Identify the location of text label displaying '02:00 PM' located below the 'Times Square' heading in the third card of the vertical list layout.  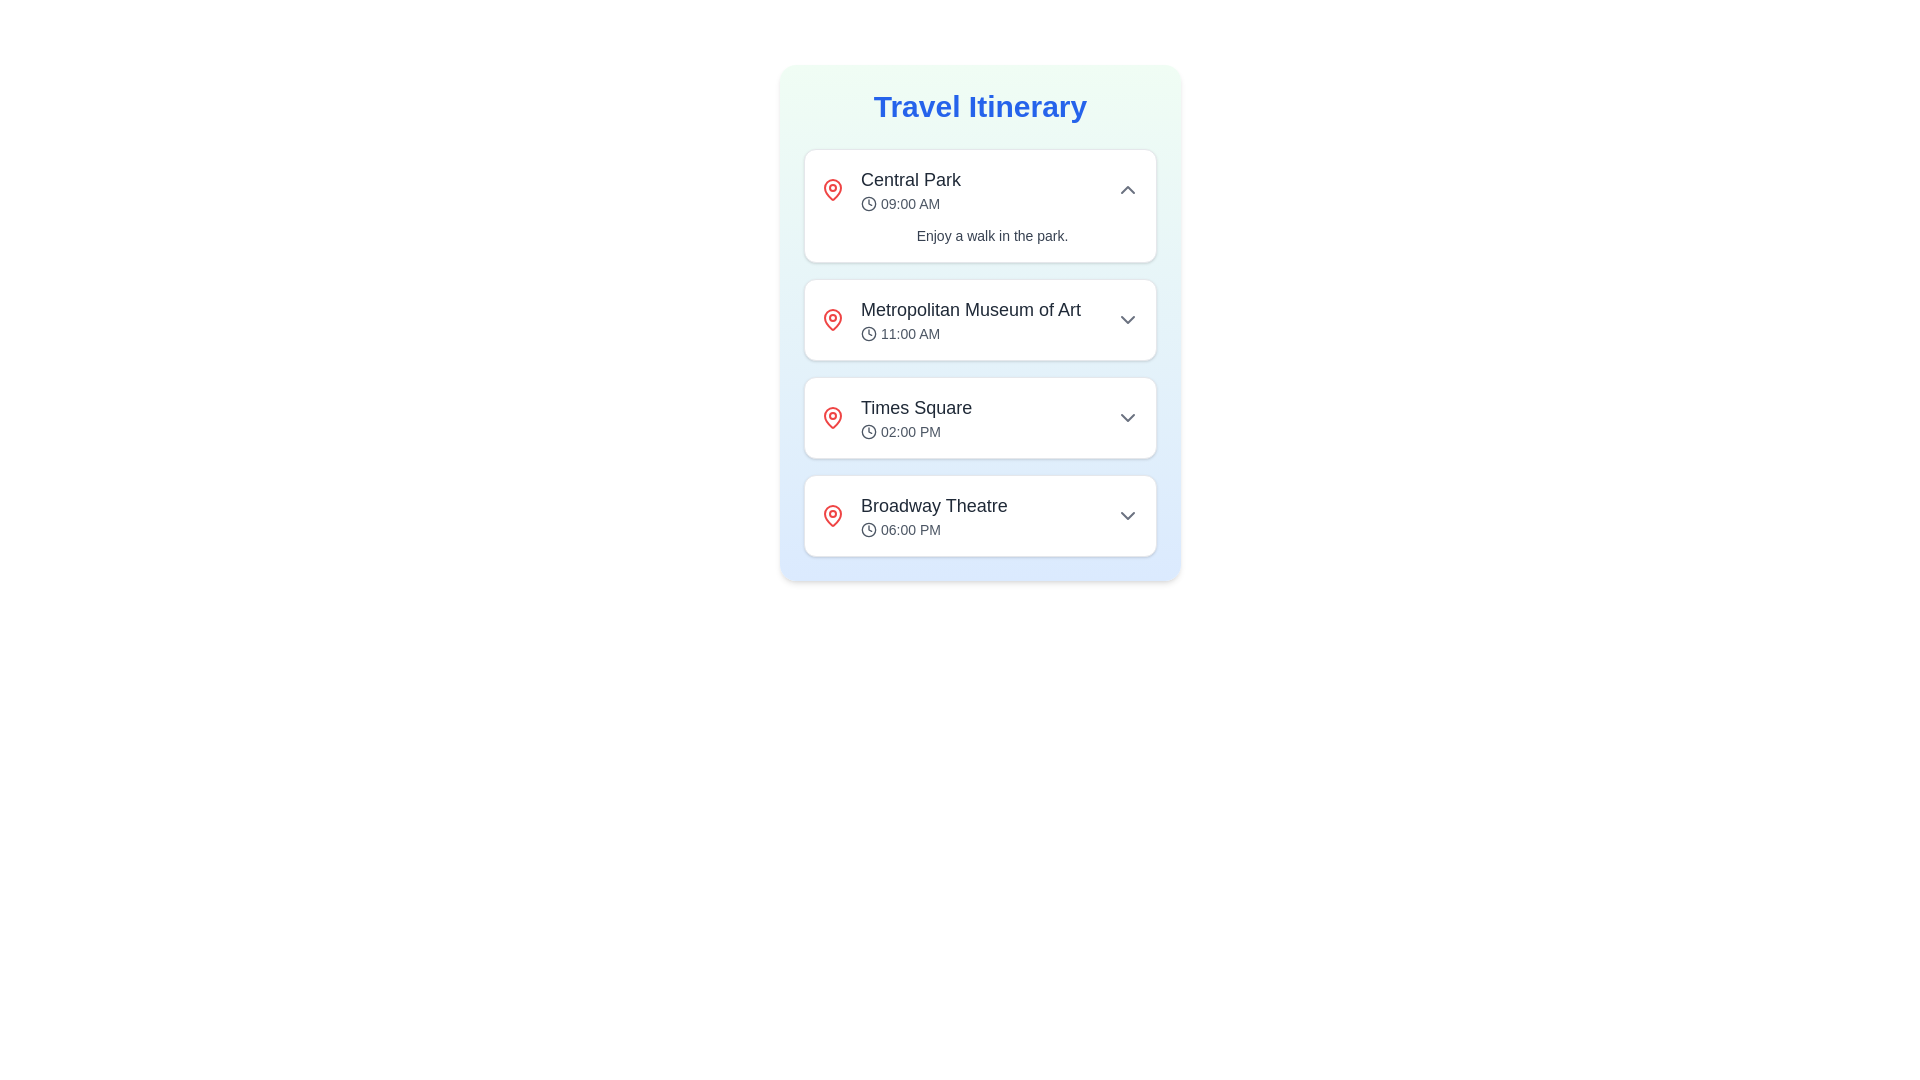
(915, 431).